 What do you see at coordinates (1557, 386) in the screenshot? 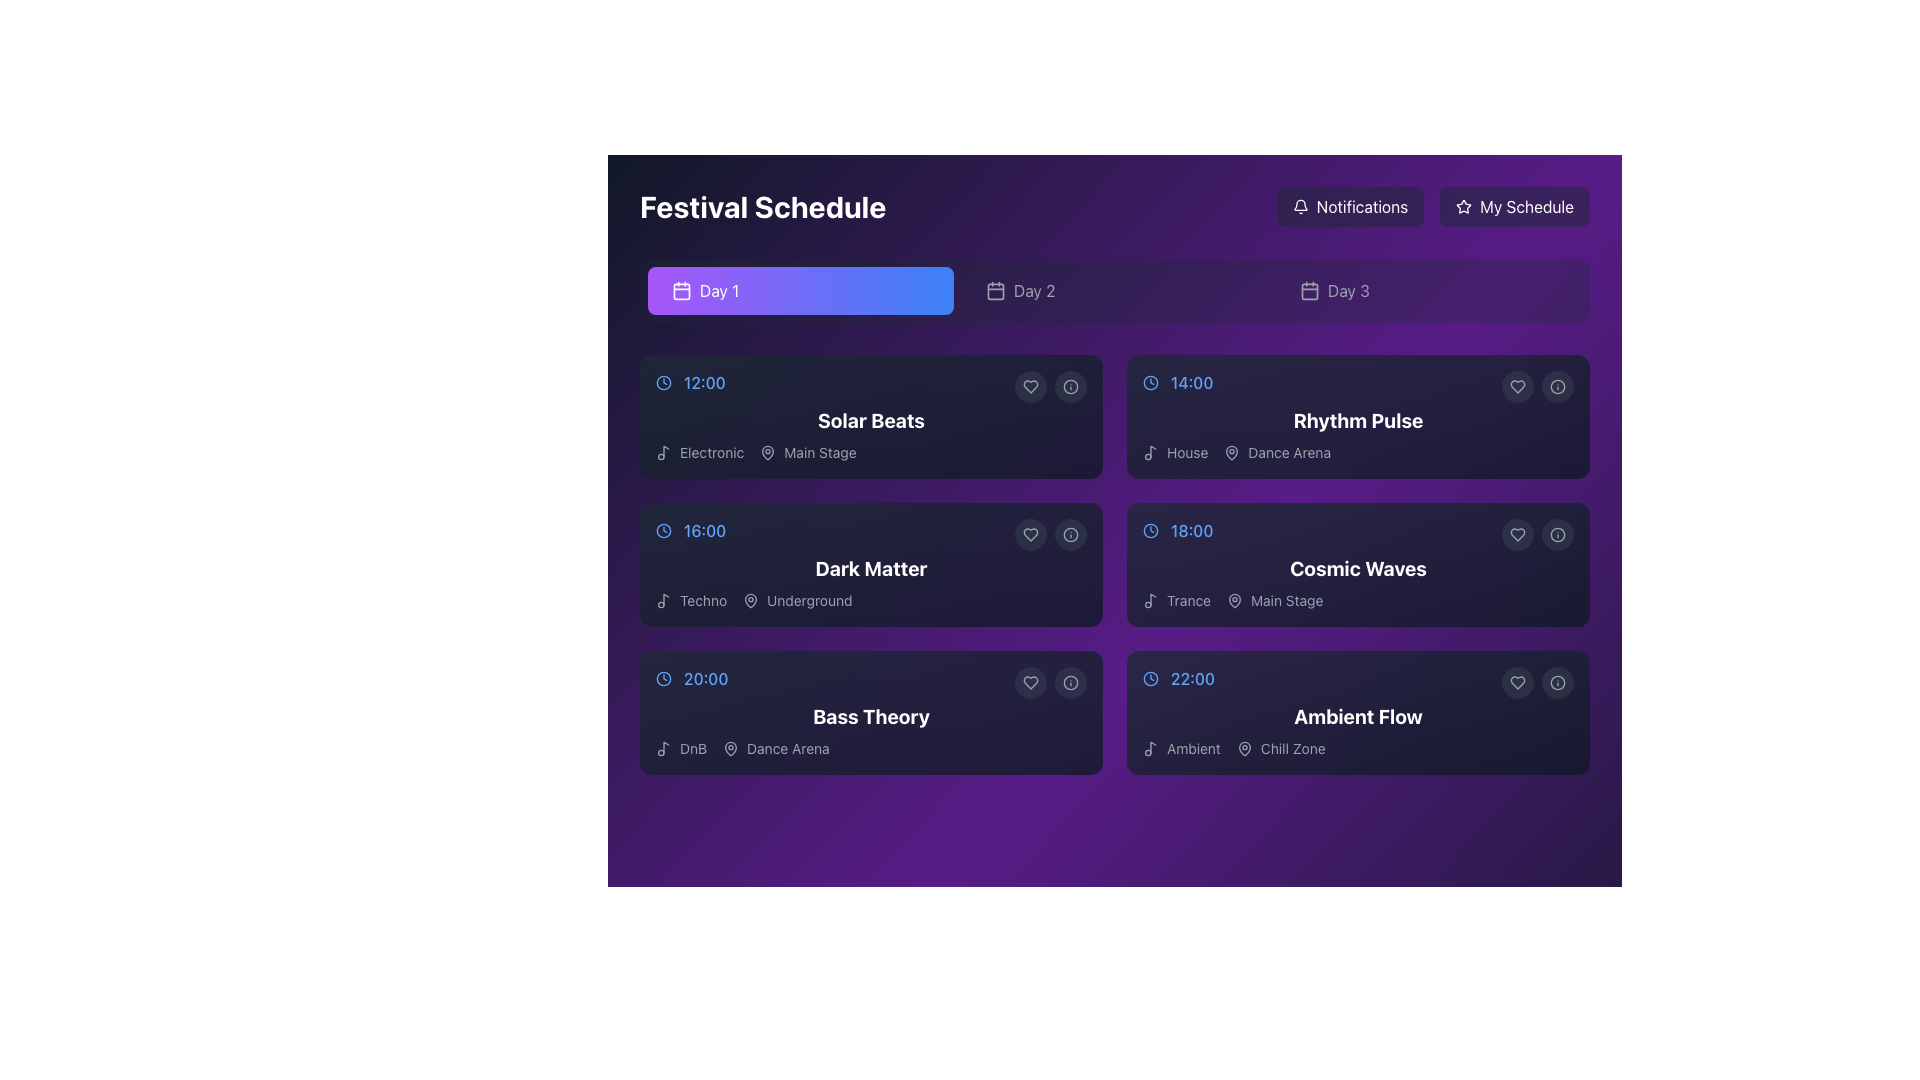
I see `the central circle icon located at the top-right corner of the 'Rhythm Pulse' schedule box, which serves as an indicator or button for information, alerts, or settings` at bounding box center [1557, 386].